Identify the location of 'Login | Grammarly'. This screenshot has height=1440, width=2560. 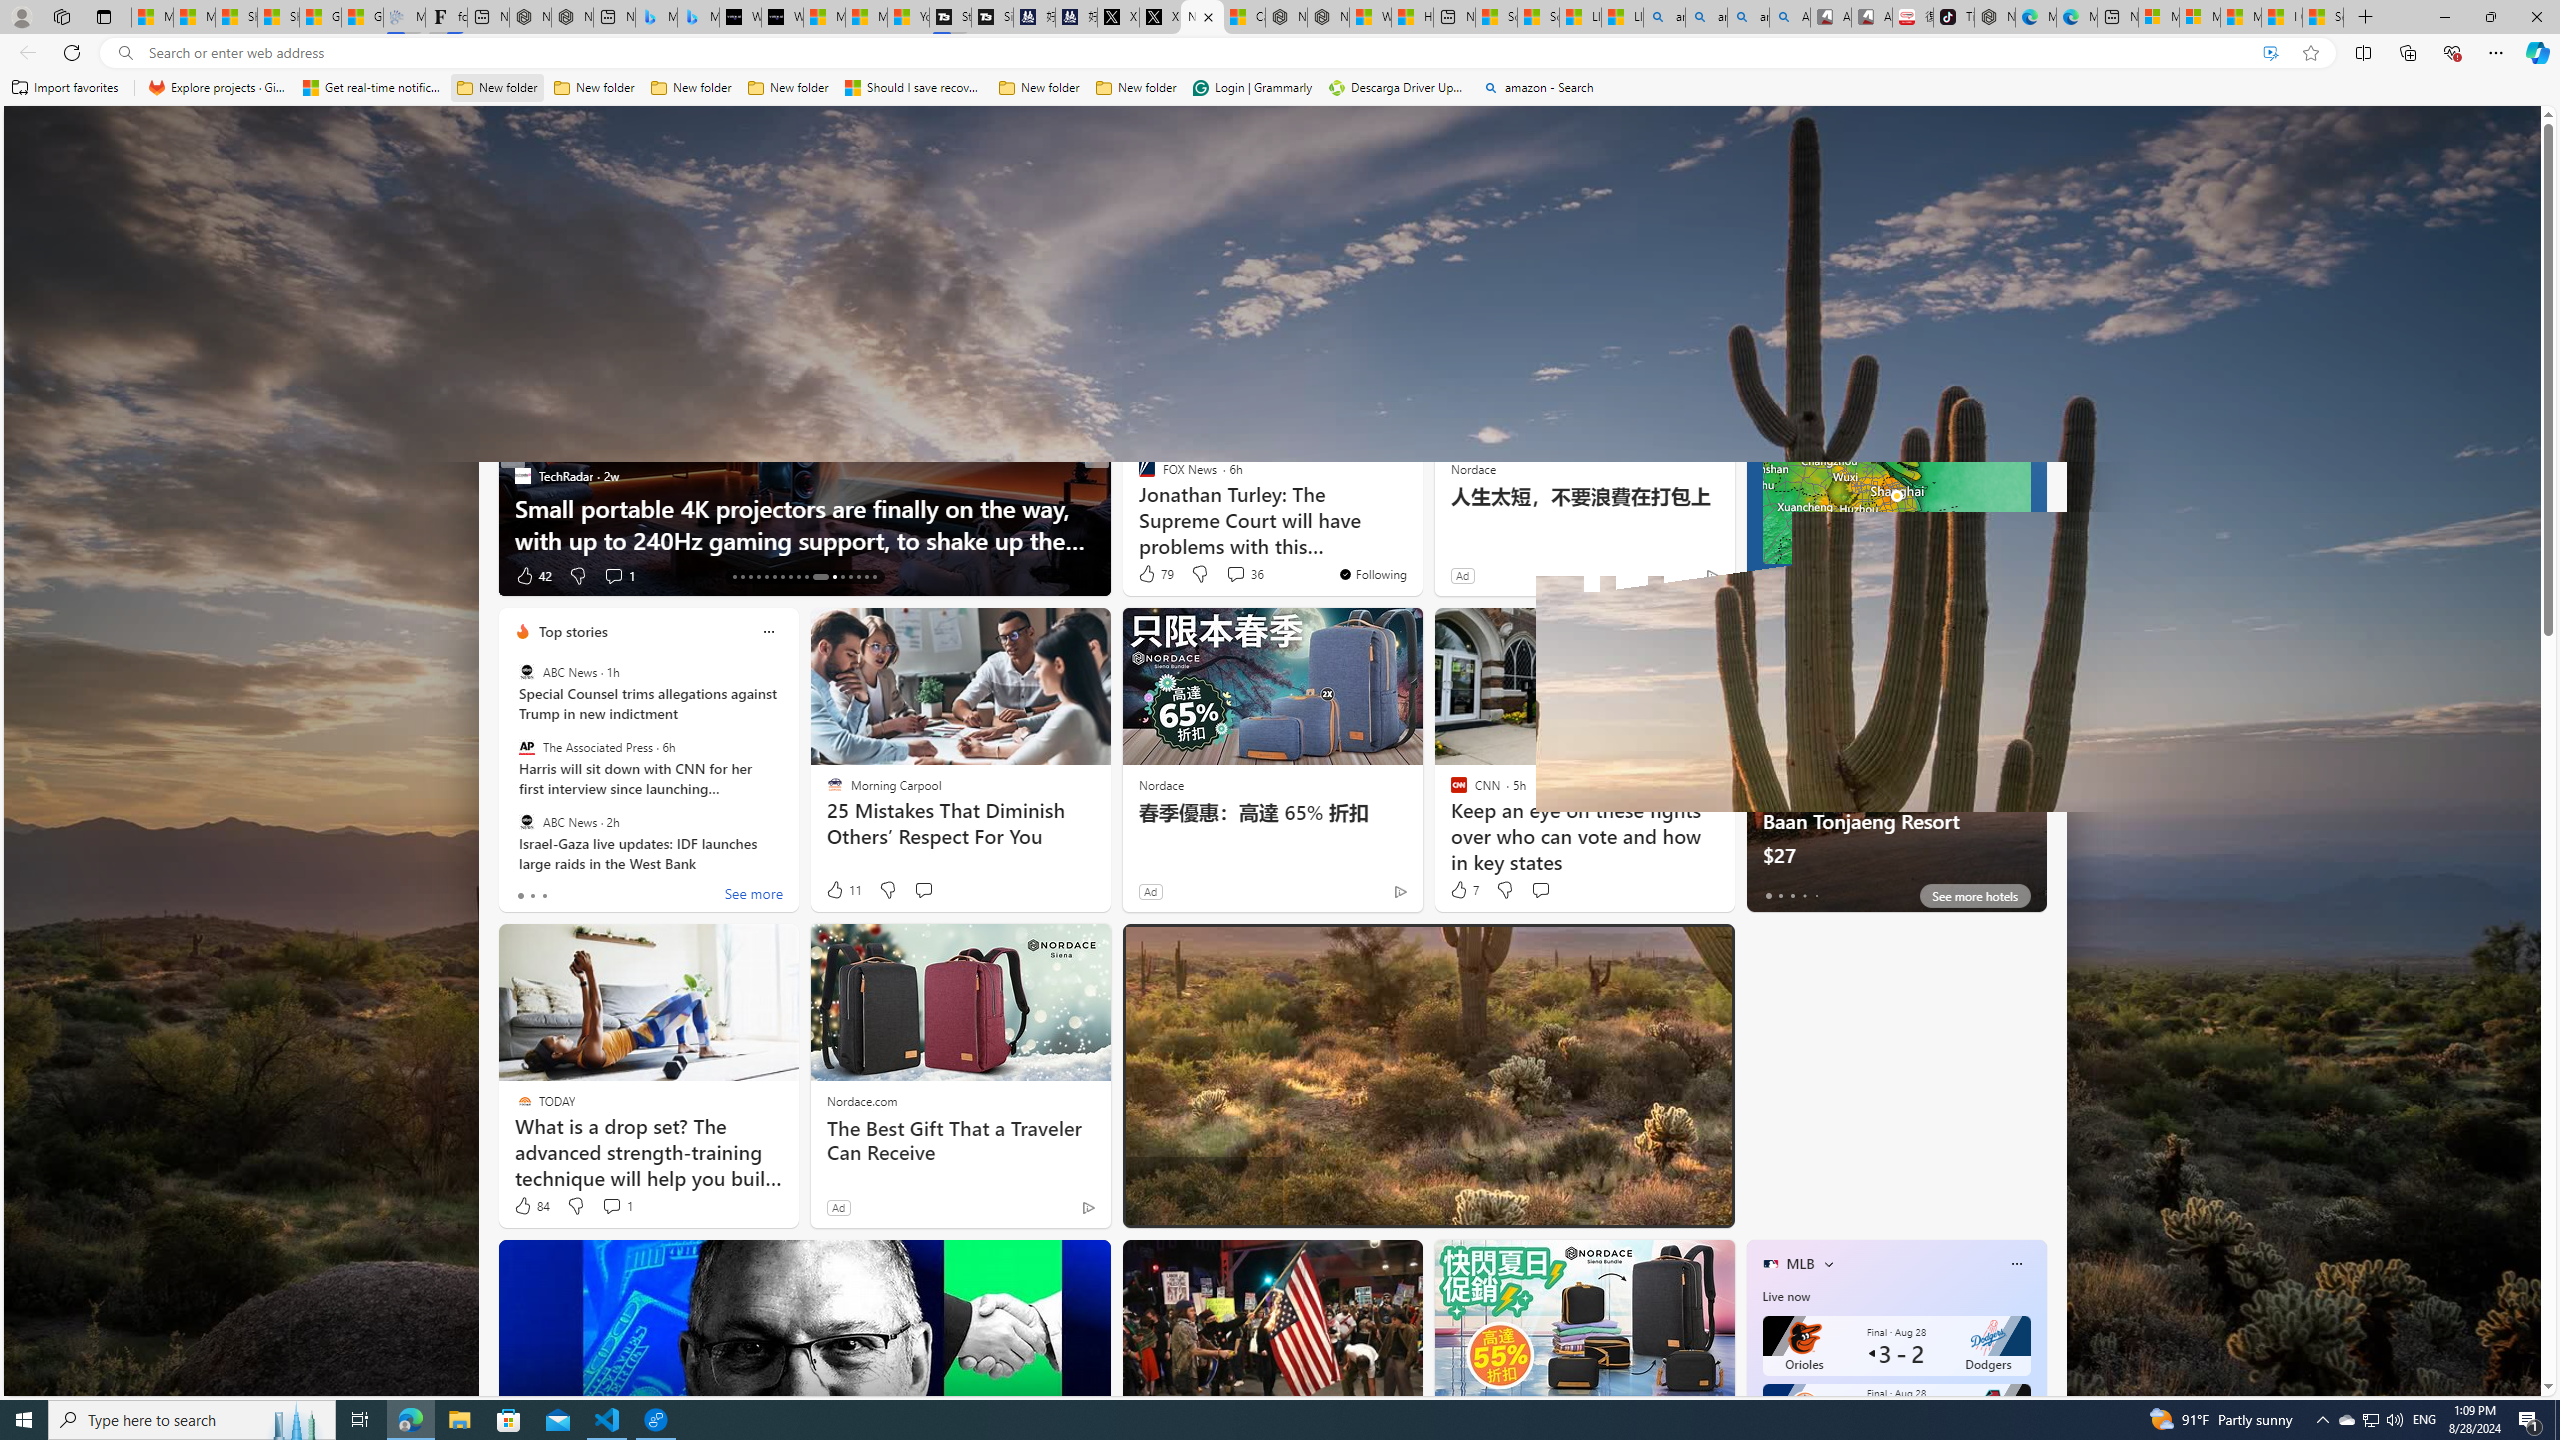
(1252, 87).